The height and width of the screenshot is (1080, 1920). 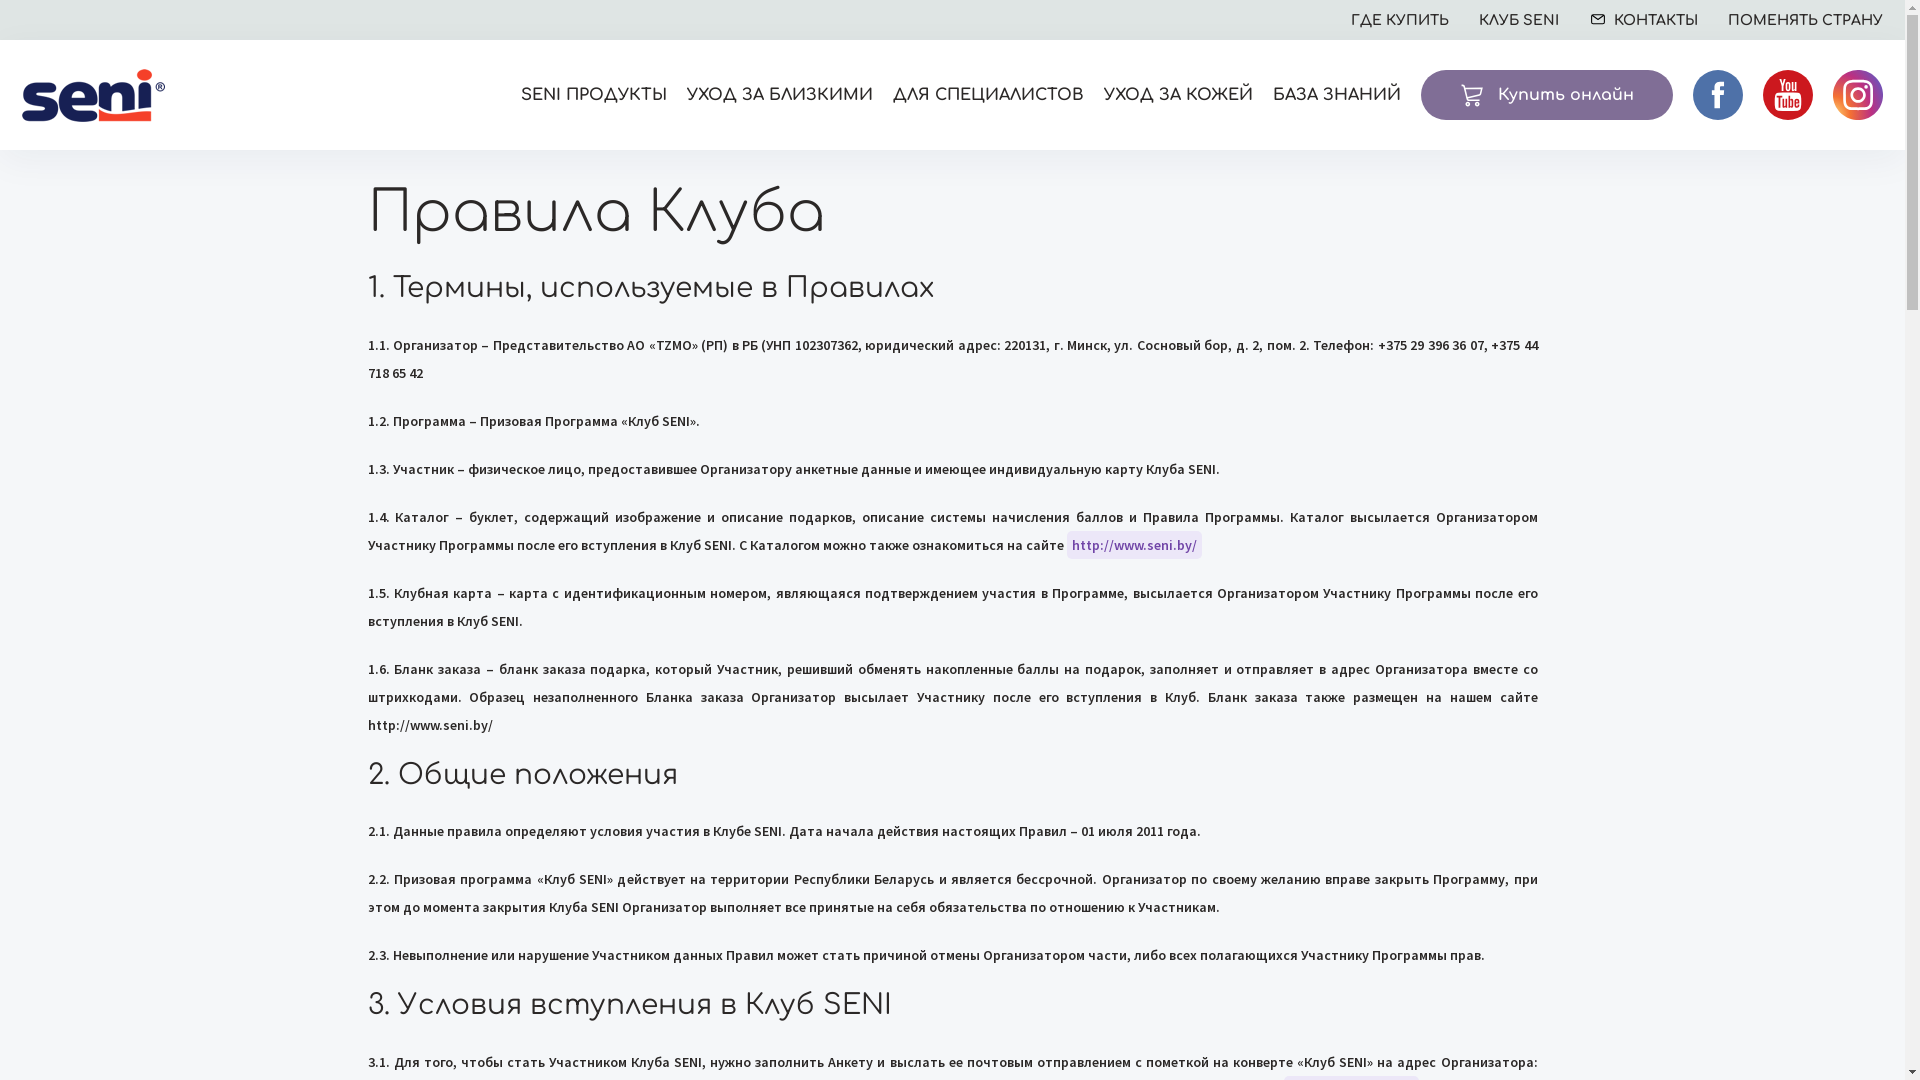 I want to click on 'http://www.seni.by/', so click(x=1133, y=544).